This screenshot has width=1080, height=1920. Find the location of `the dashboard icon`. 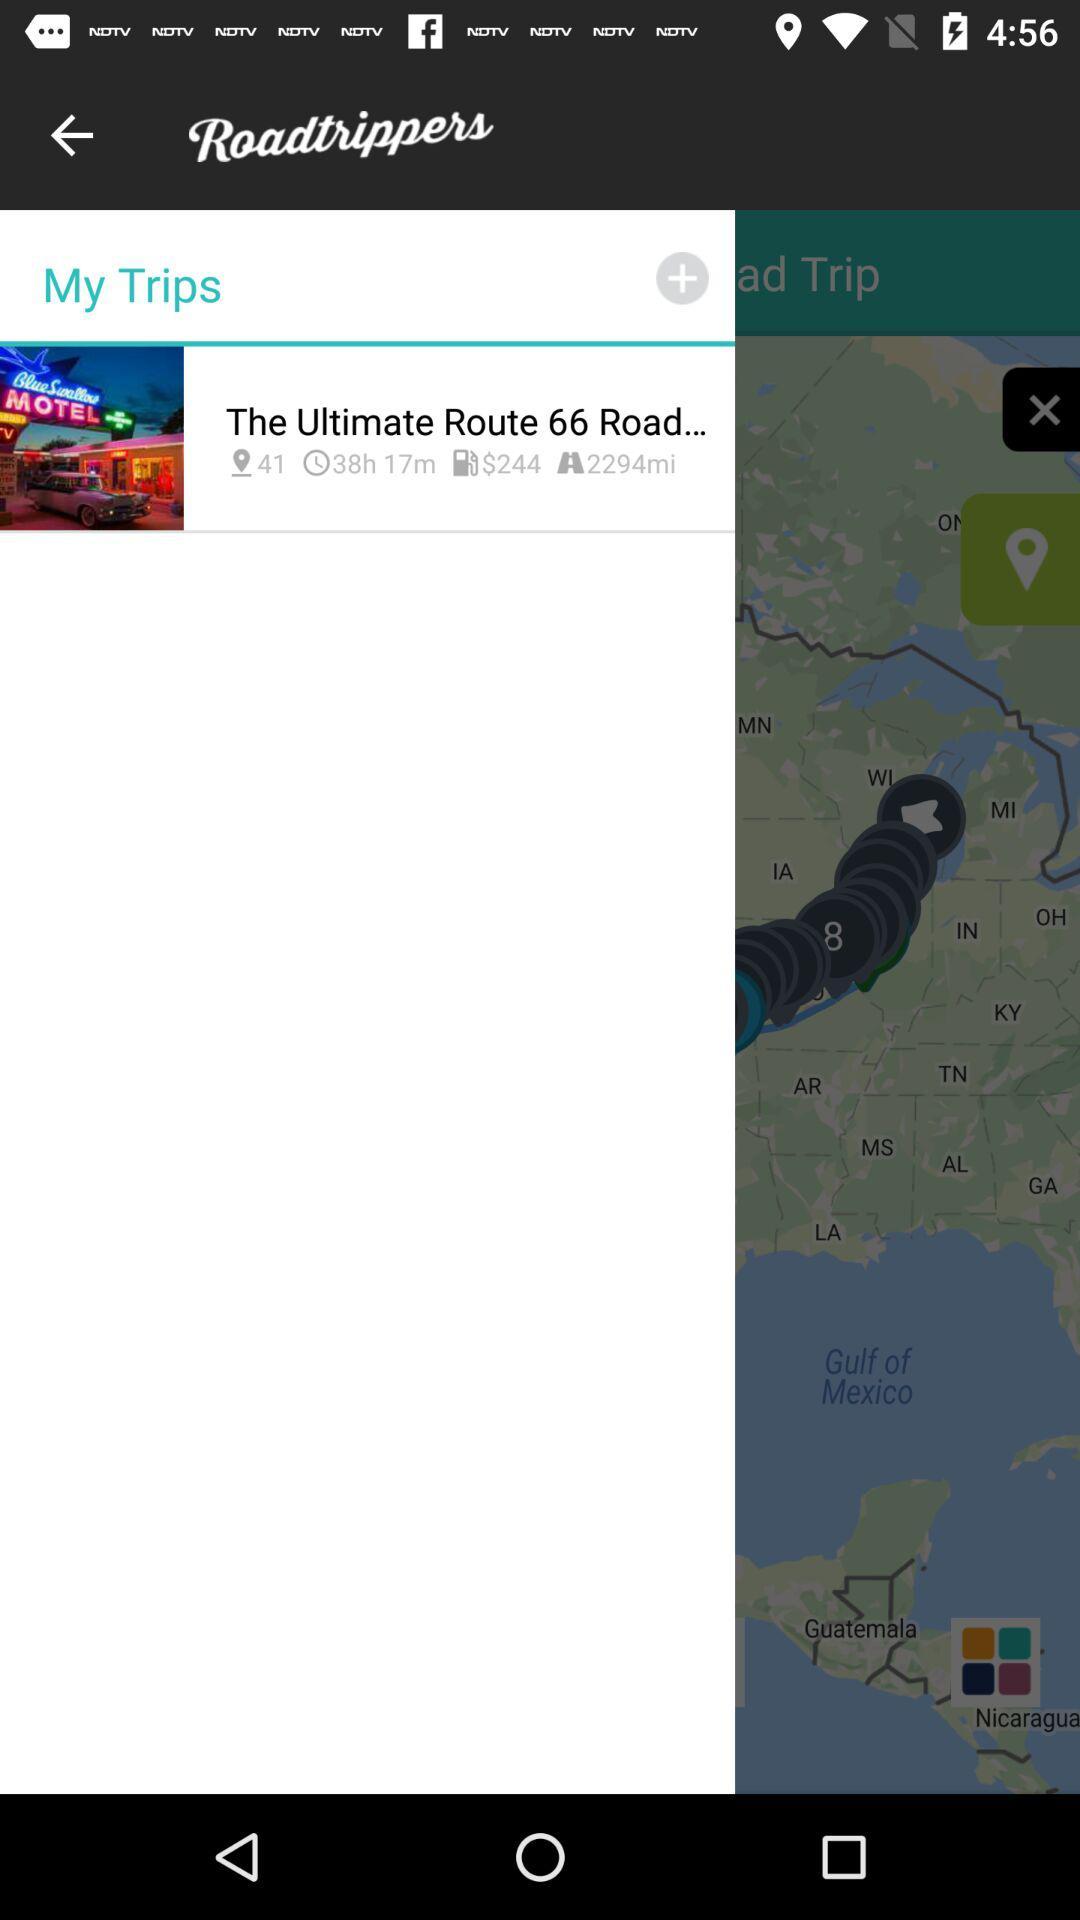

the dashboard icon is located at coordinates (995, 1662).